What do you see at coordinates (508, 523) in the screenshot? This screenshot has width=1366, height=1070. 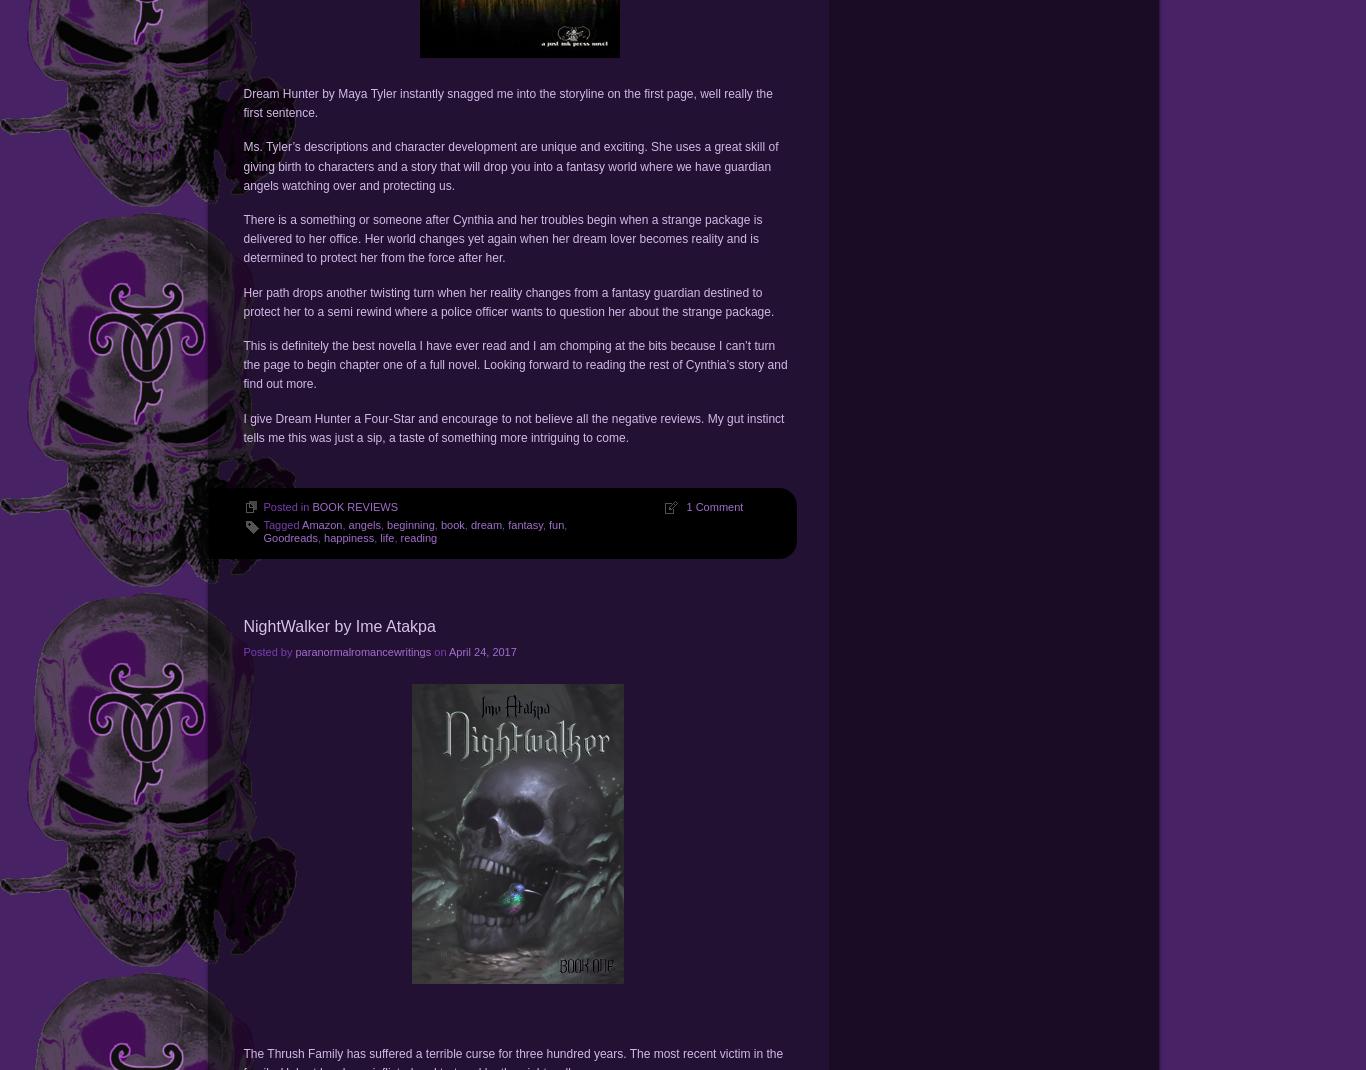 I see `'fantasy'` at bounding box center [508, 523].